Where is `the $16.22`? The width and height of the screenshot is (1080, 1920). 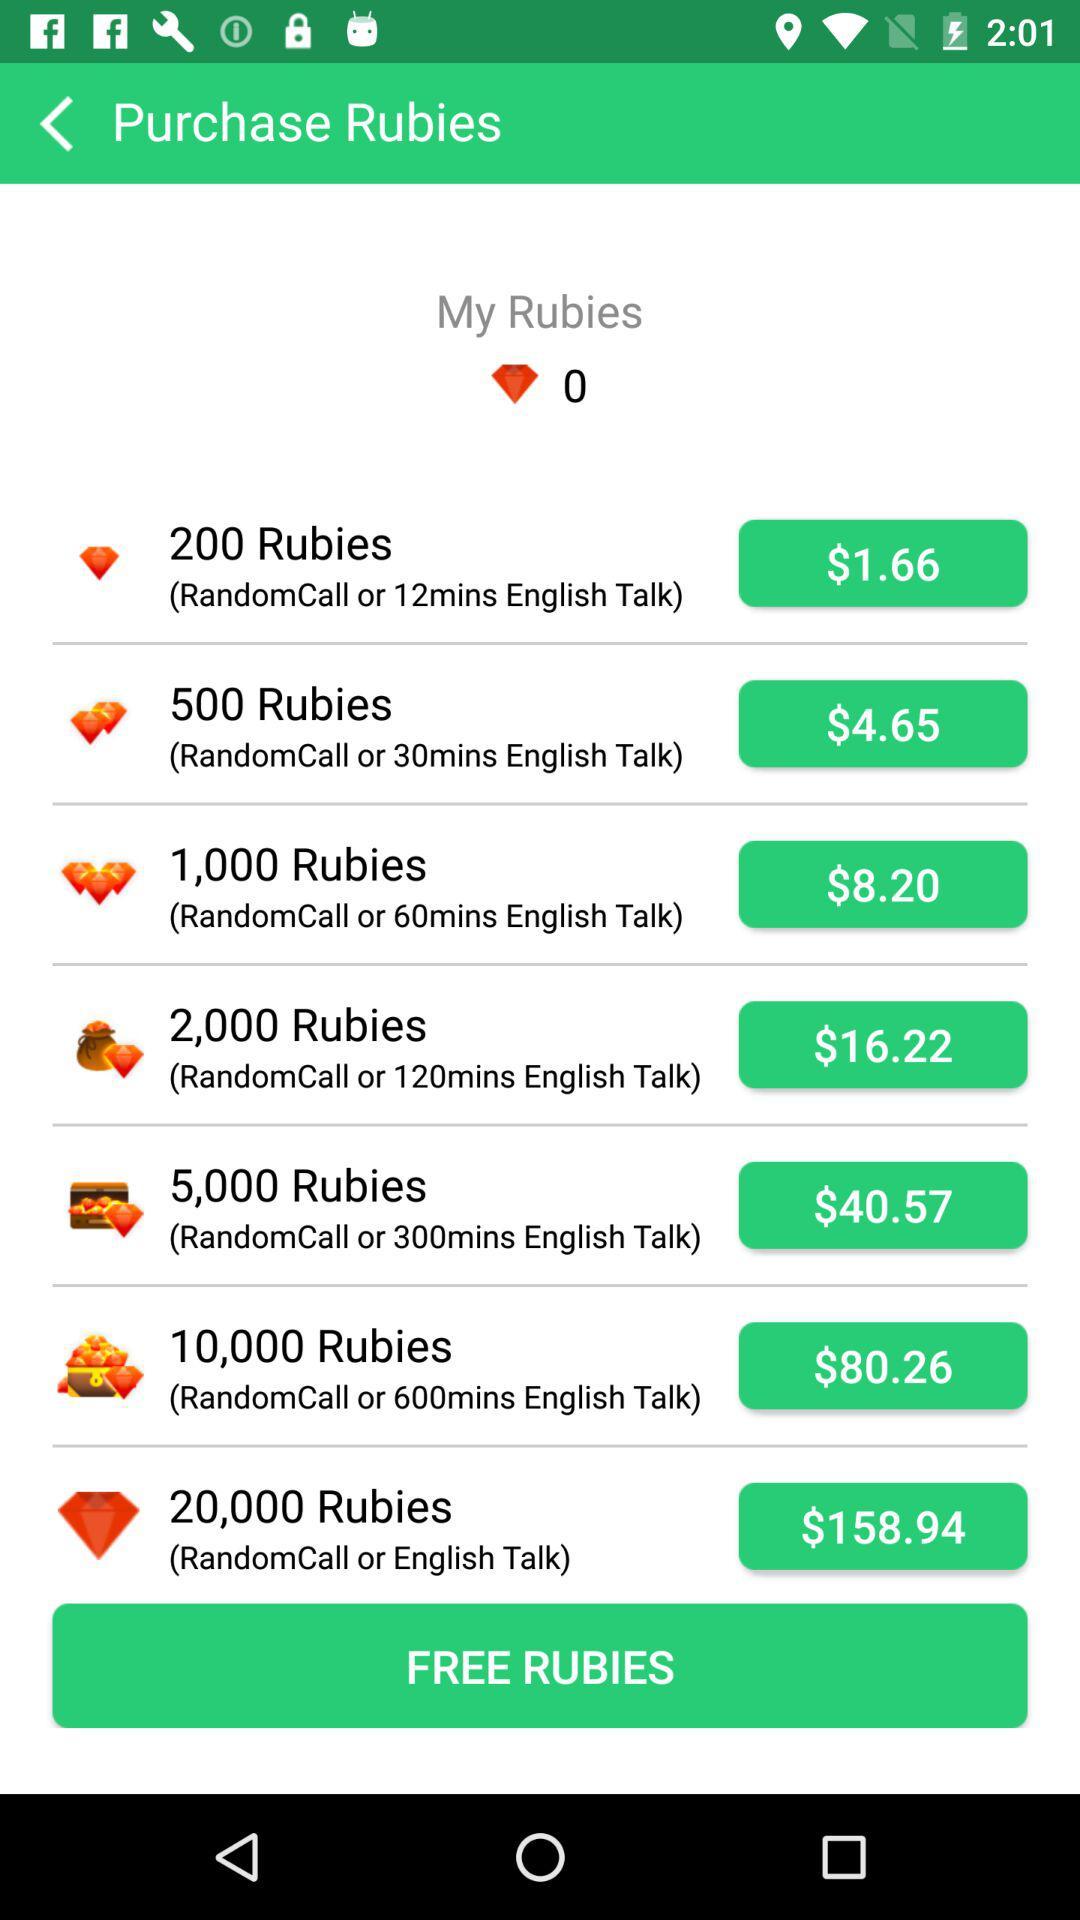 the $16.22 is located at coordinates (882, 1043).